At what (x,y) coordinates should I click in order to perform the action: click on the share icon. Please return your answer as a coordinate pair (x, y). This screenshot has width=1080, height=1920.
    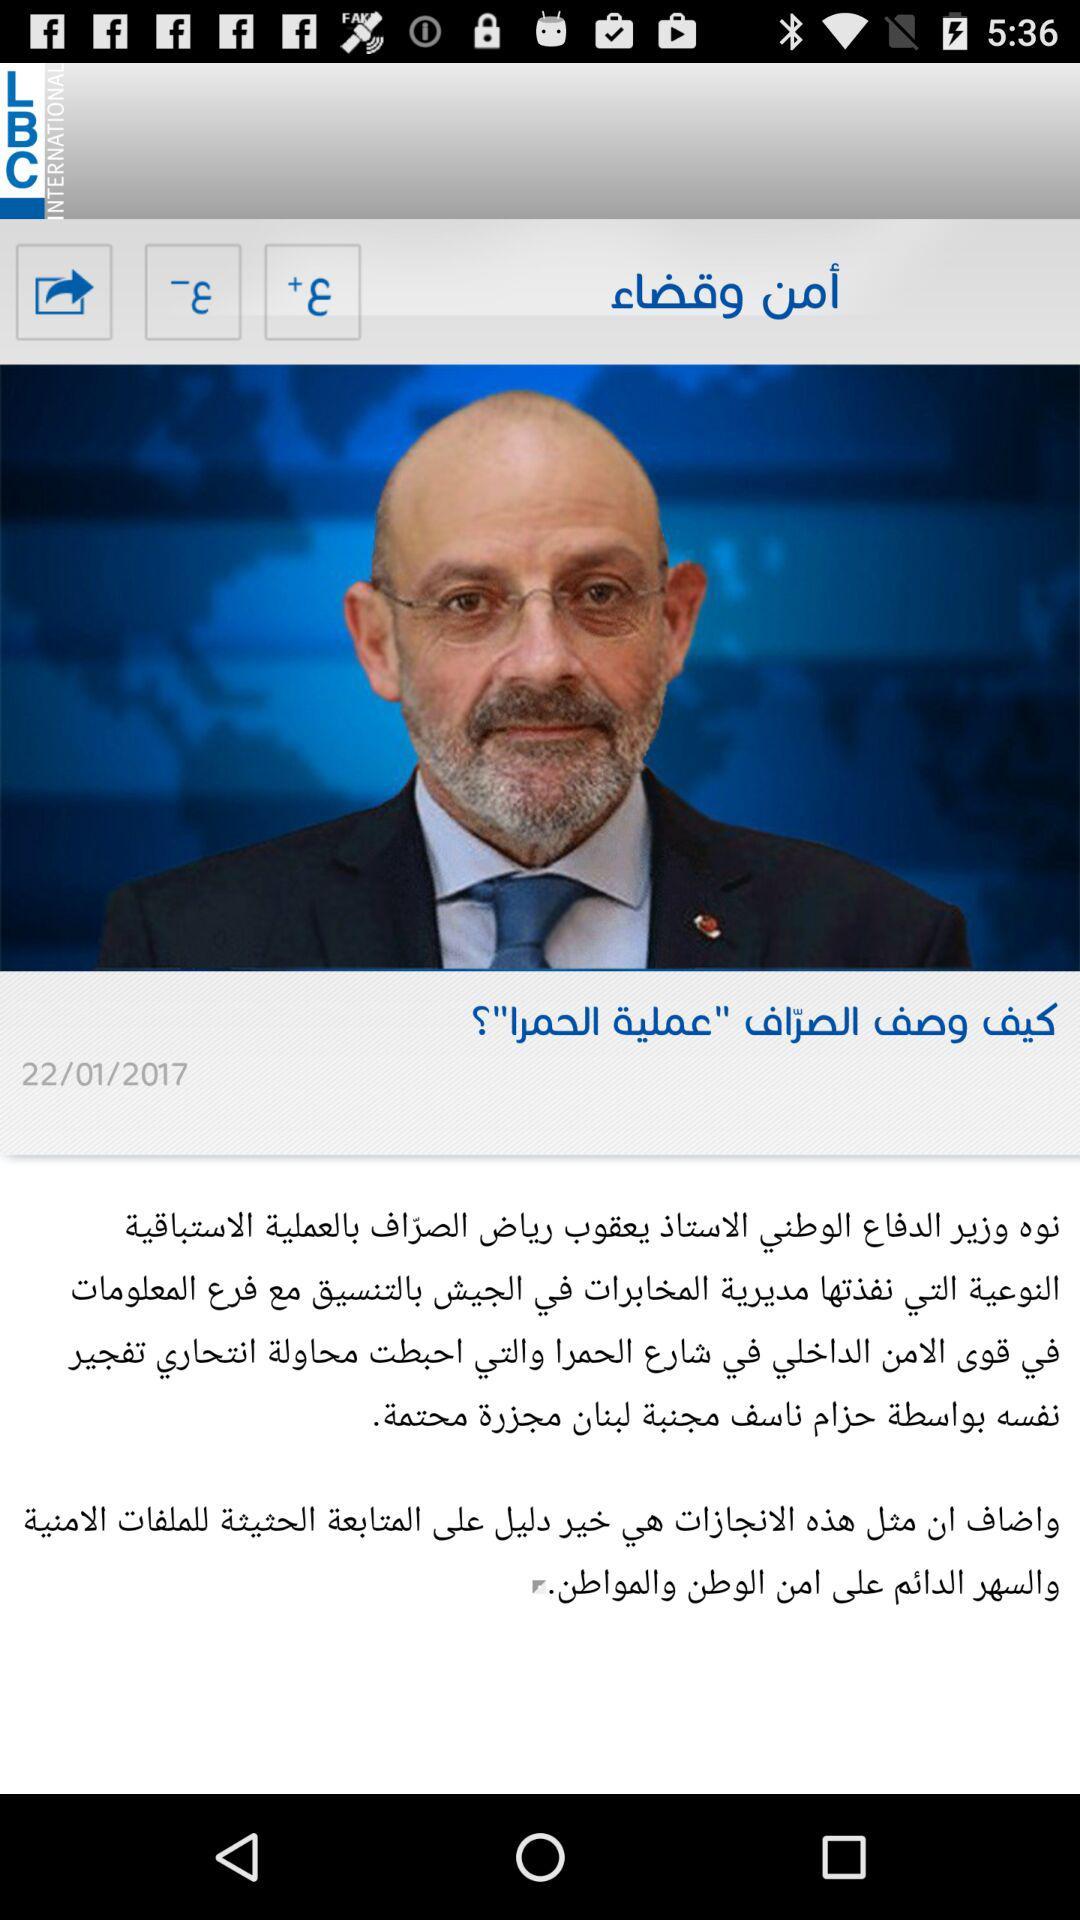
    Looking at the image, I should click on (66, 311).